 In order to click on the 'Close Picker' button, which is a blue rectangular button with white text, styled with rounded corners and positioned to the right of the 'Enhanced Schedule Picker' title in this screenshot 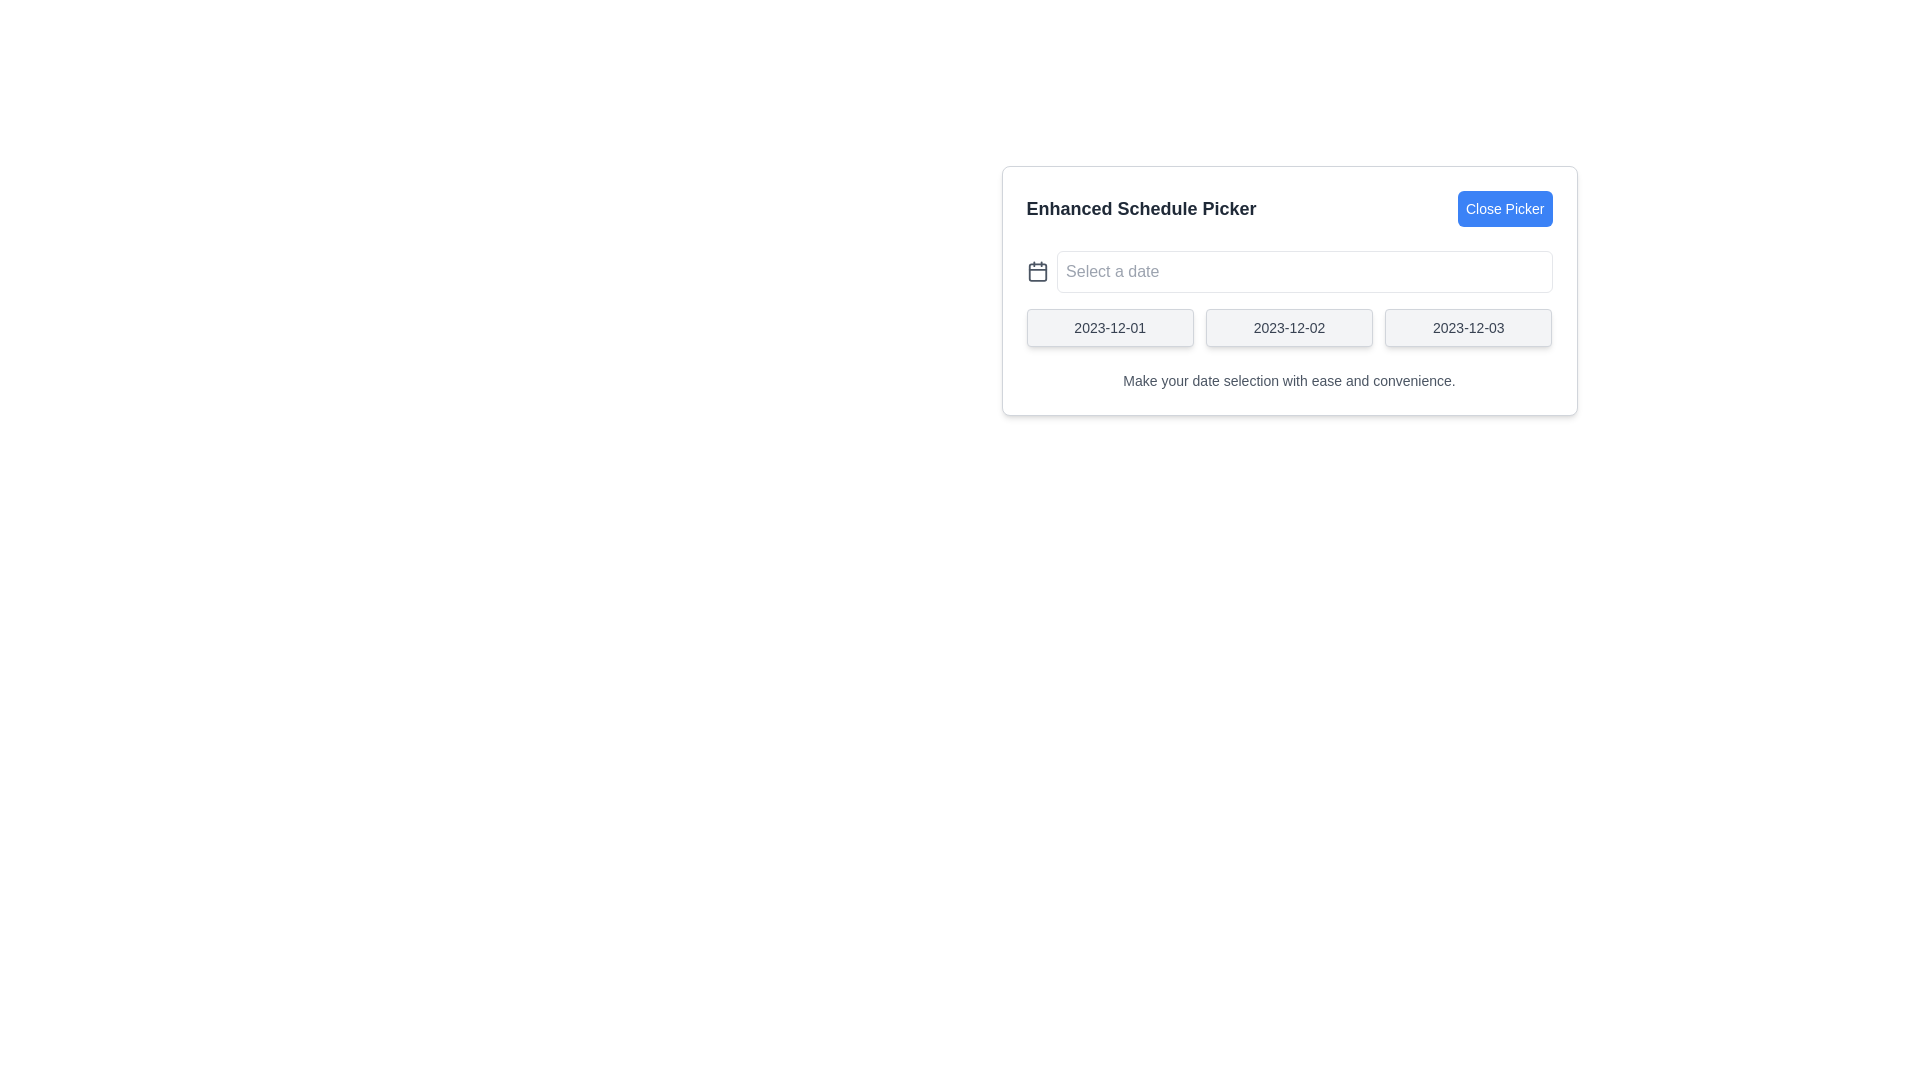, I will do `click(1505, 208)`.